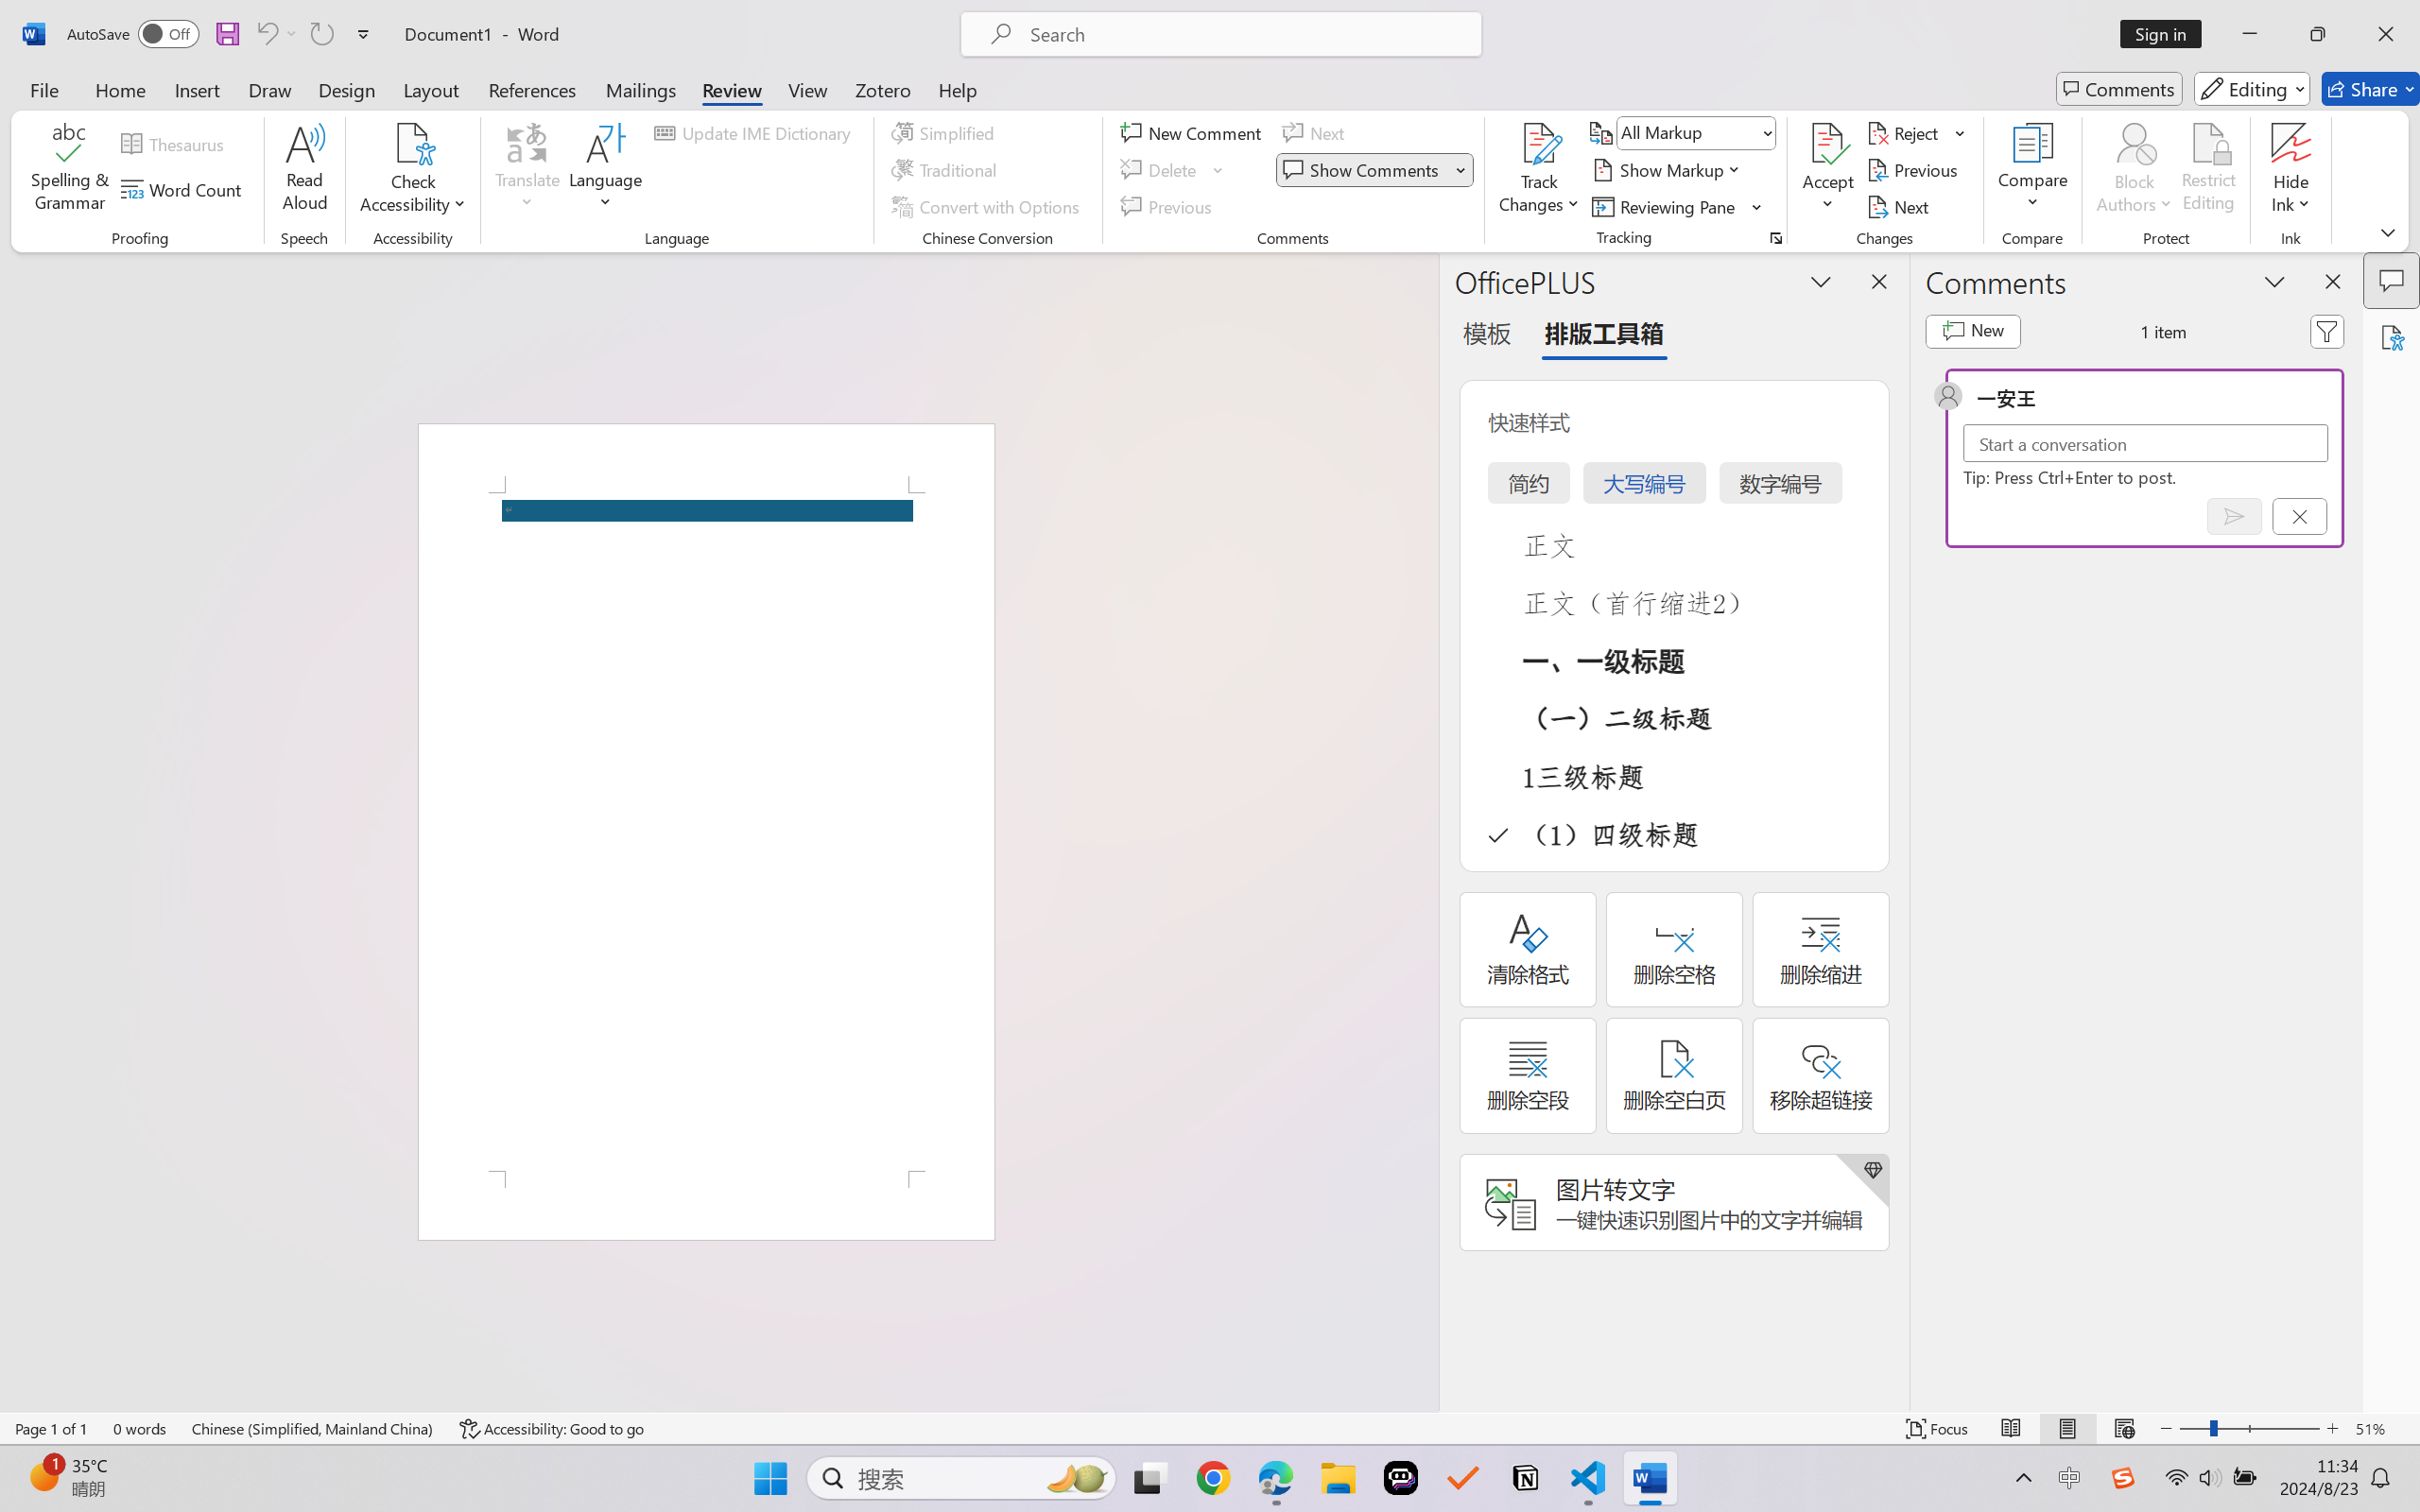 This screenshot has height=1512, width=2420. I want to click on 'Reviewing Pane', so click(1677, 207).